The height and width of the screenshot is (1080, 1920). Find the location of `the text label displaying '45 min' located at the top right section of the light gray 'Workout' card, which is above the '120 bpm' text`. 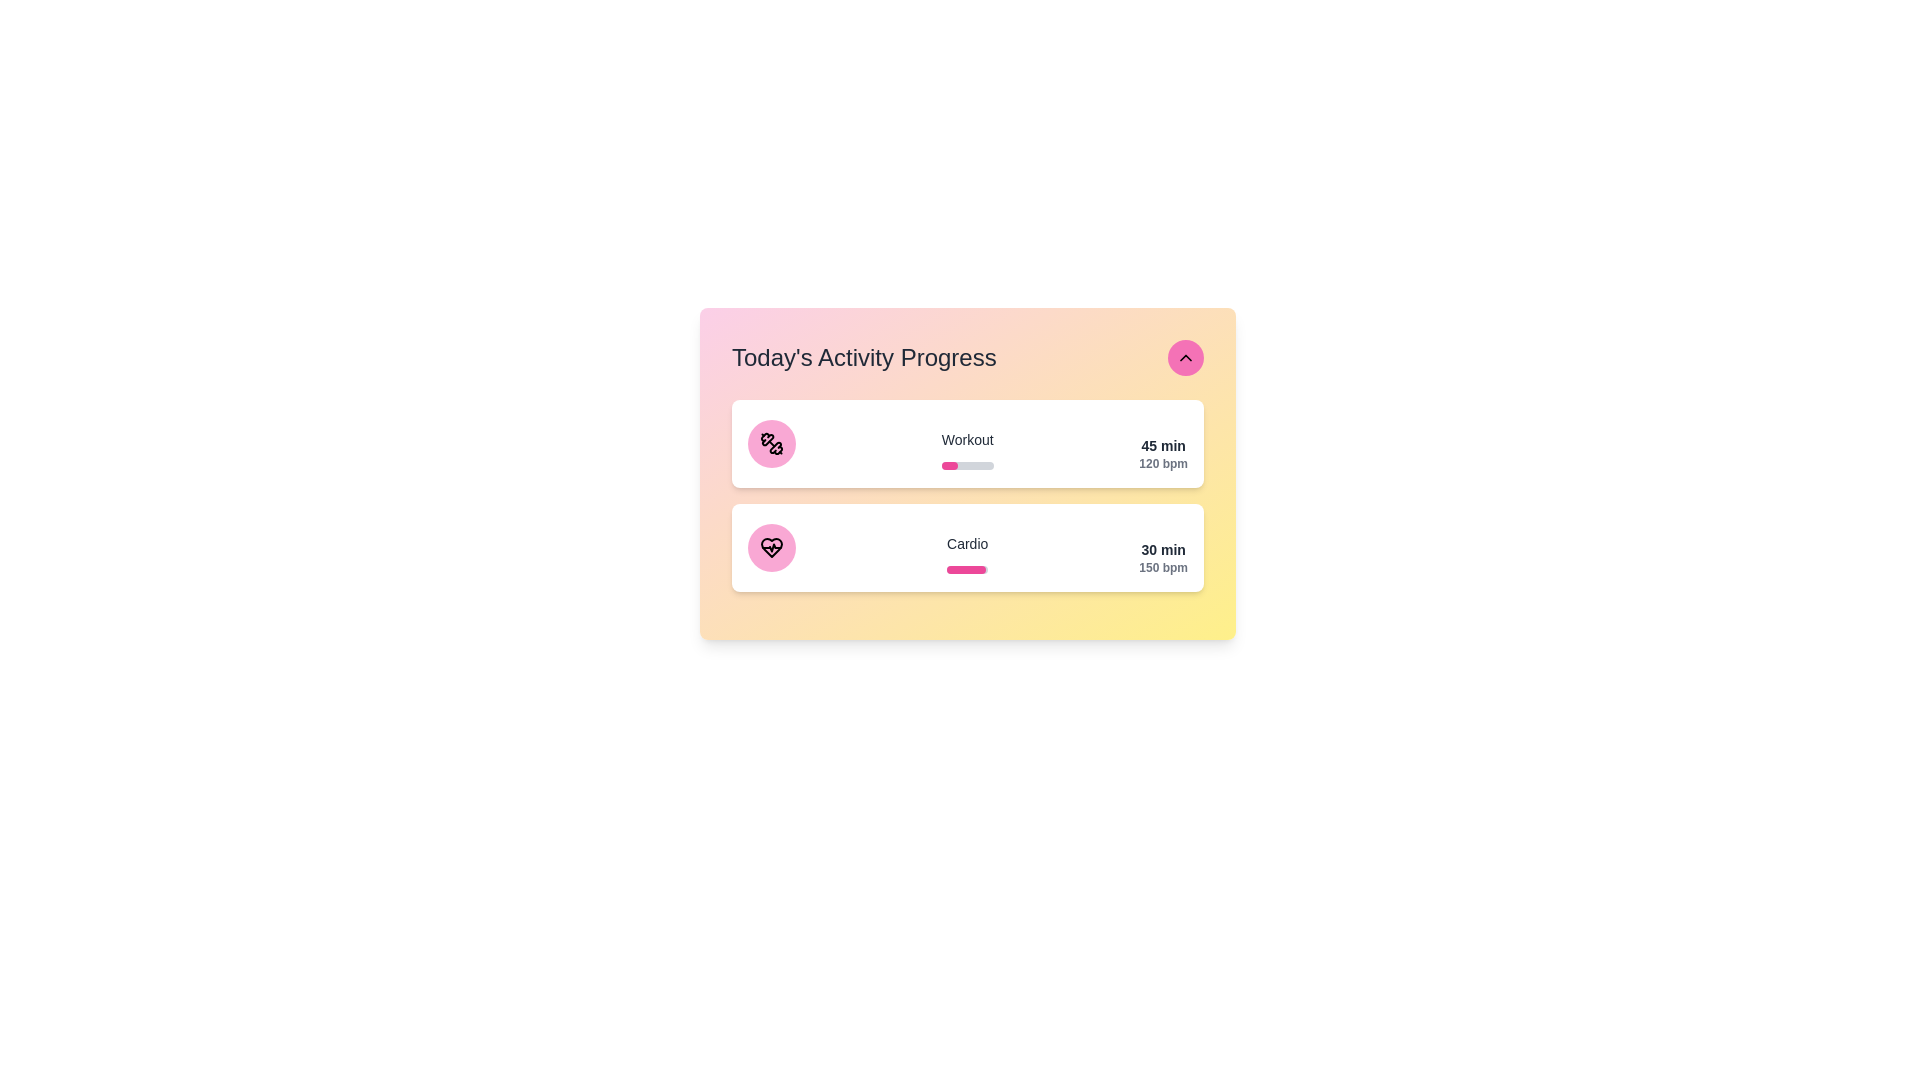

the text label displaying '45 min' located at the top right section of the light gray 'Workout' card, which is above the '120 bpm' text is located at coordinates (1163, 445).